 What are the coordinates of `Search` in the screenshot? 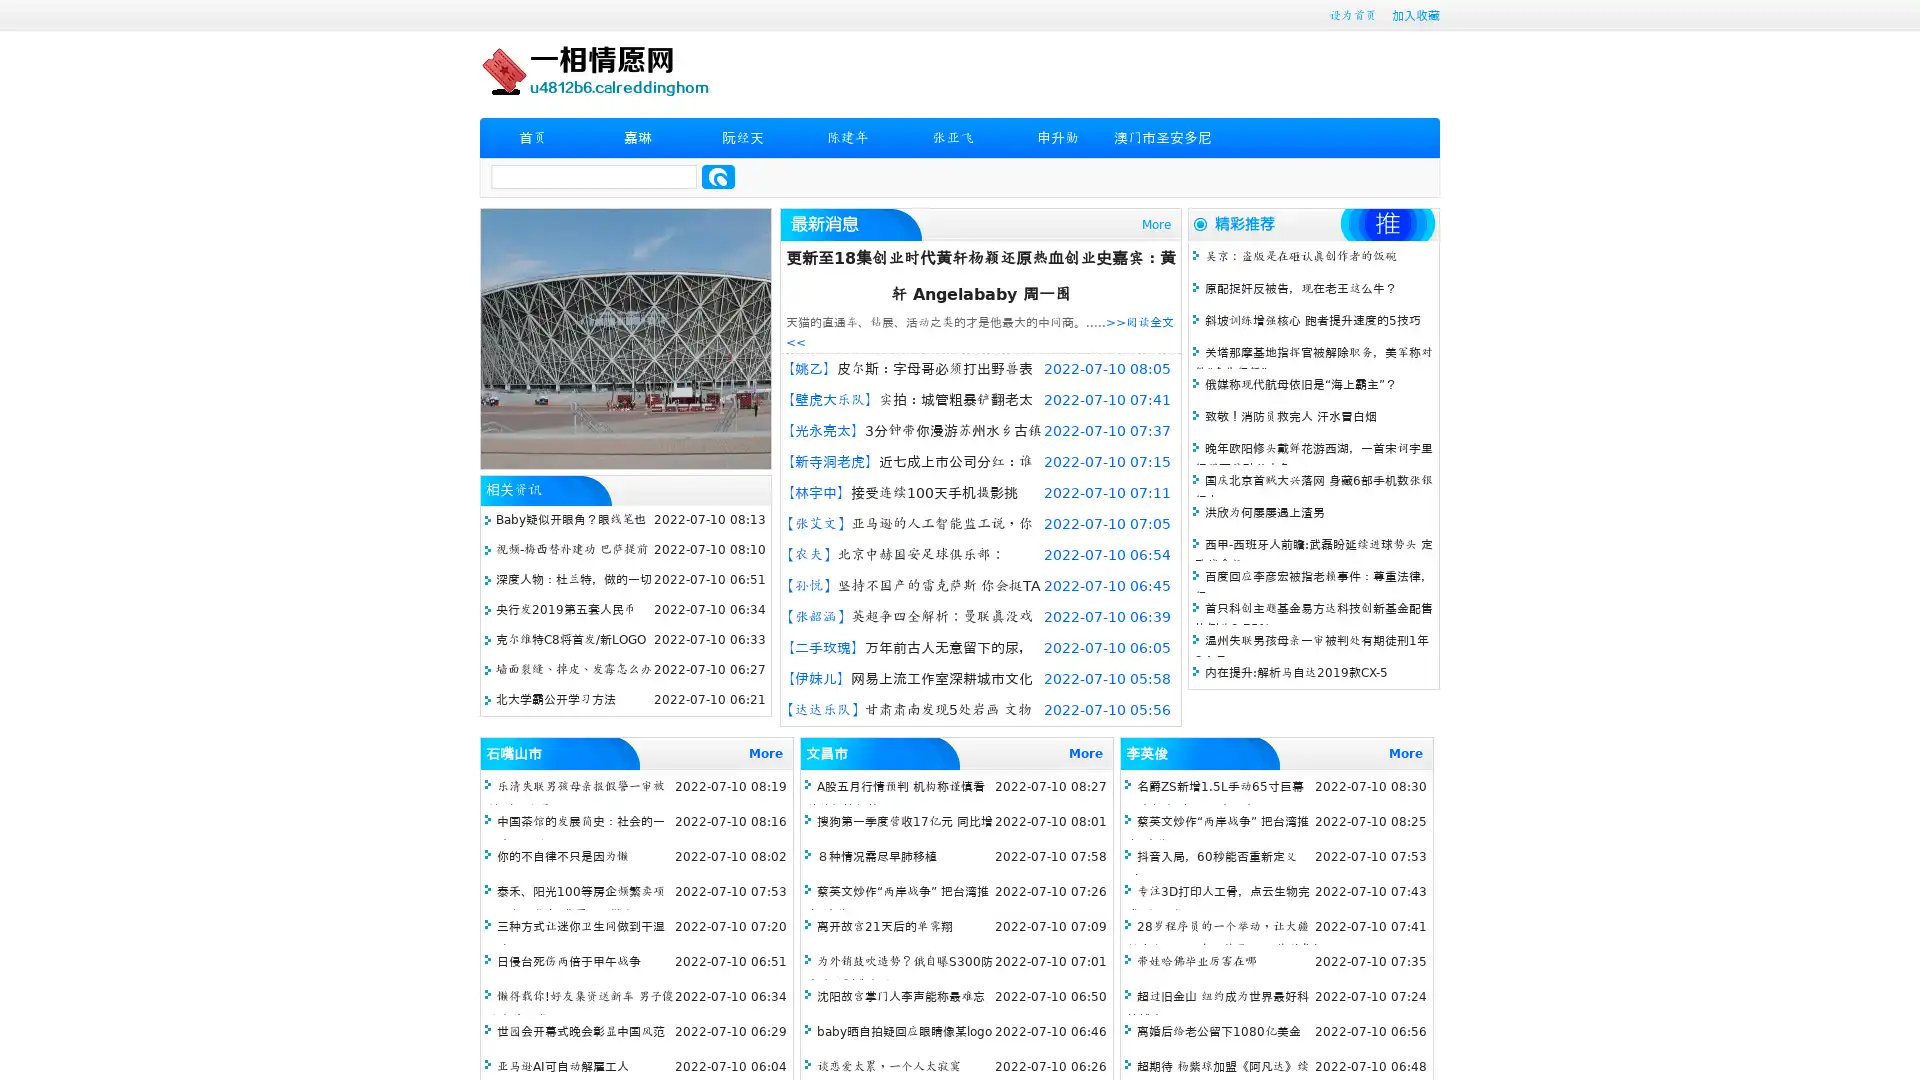 It's located at (718, 176).